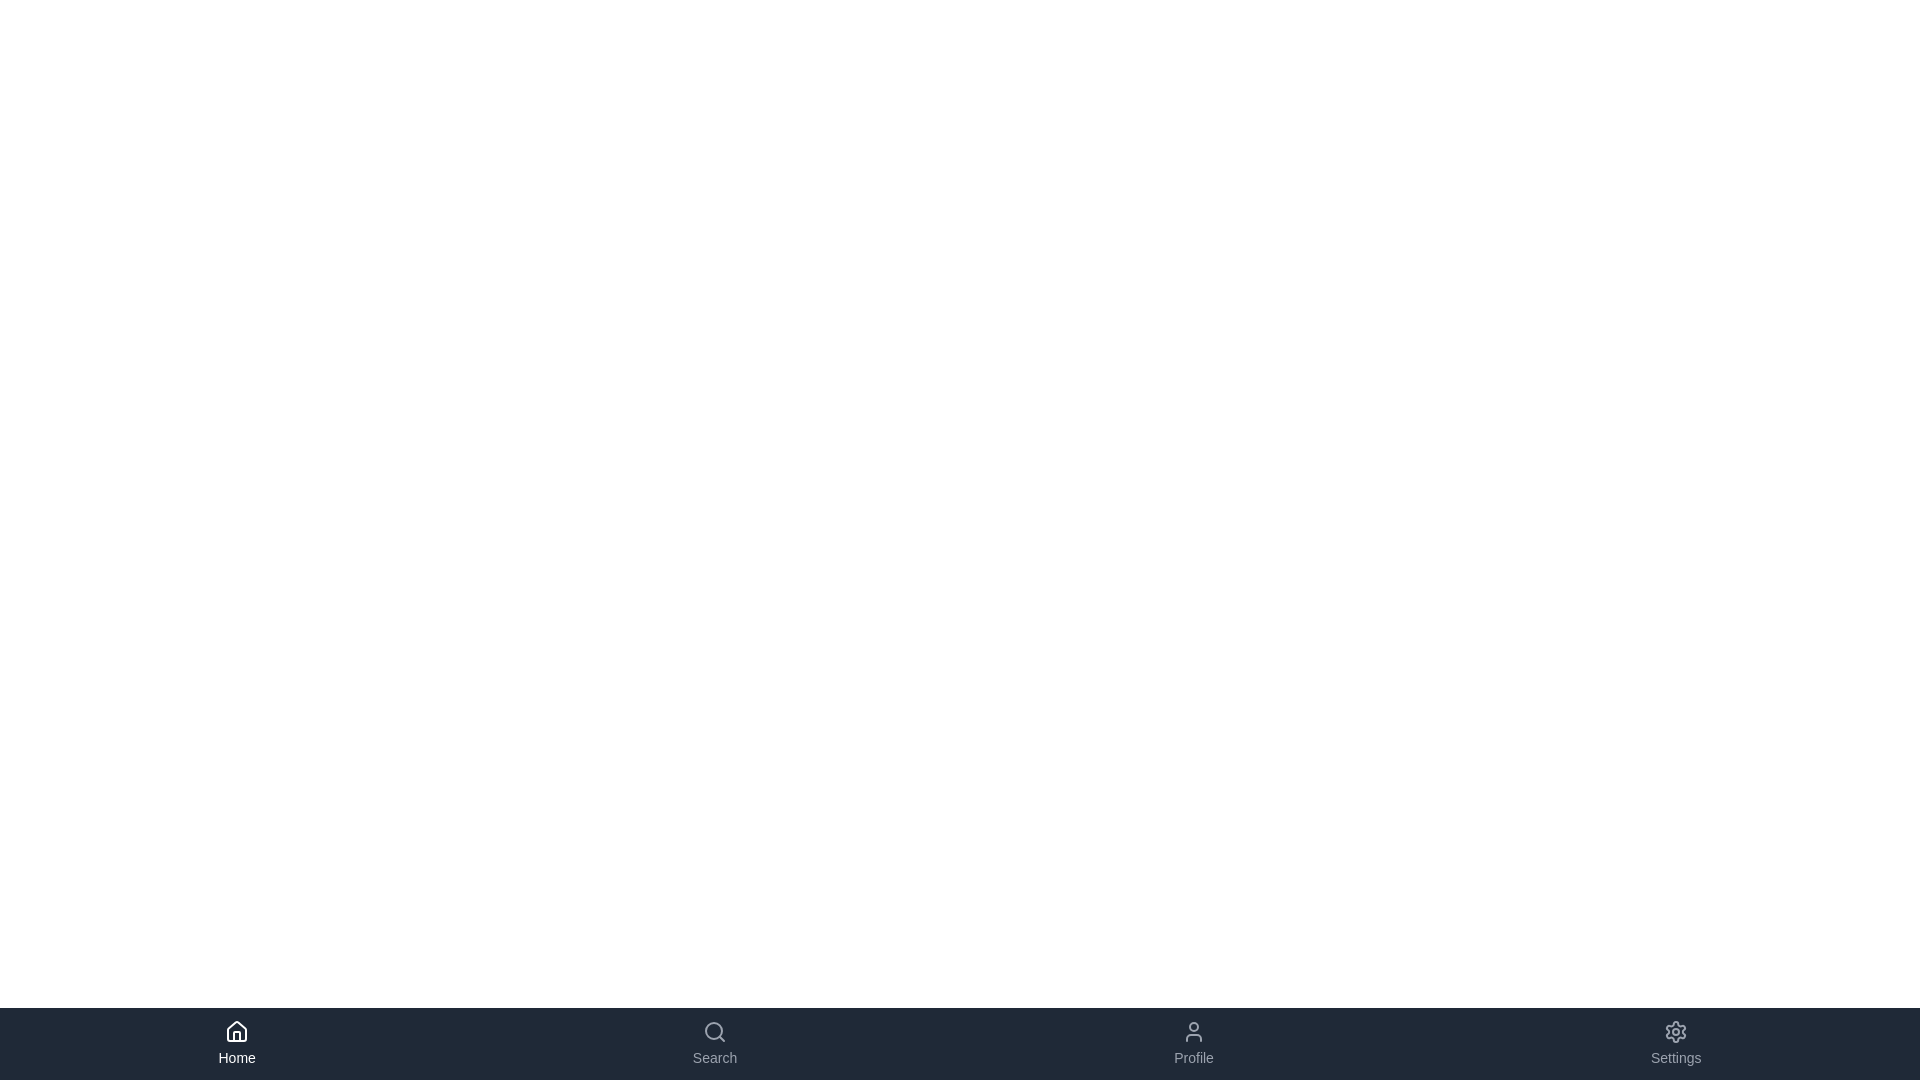 The width and height of the screenshot is (1920, 1080). What do you see at coordinates (1194, 1056) in the screenshot?
I see `the 'Profile' text label located in the bottom navigation bar, which is styled in gray and presents the word 'Profile'` at bounding box center [1194, 1056].